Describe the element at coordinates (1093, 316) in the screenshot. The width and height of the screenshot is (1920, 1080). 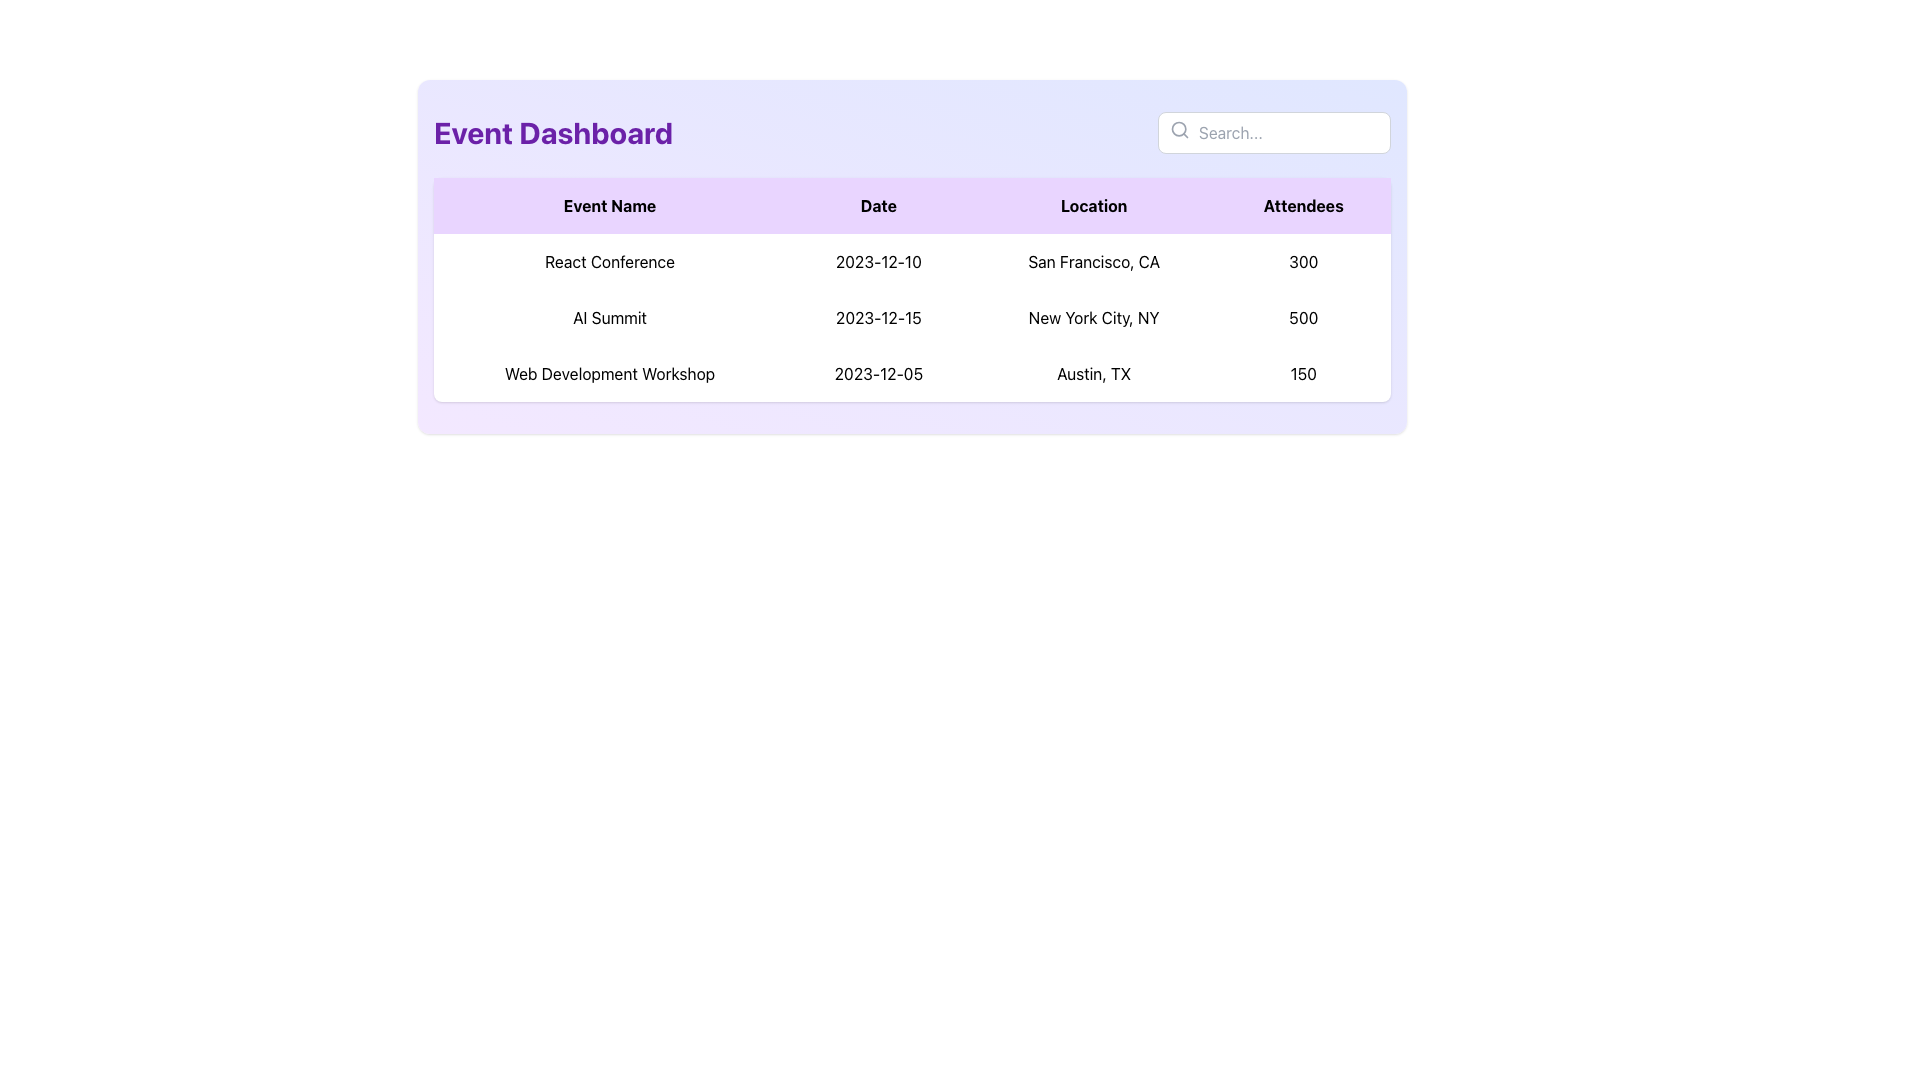
I see `text displayed in the Text Label that shows 'New York City, NY', which is located in the third column of the row for the 'AI Summit' event` at that location.